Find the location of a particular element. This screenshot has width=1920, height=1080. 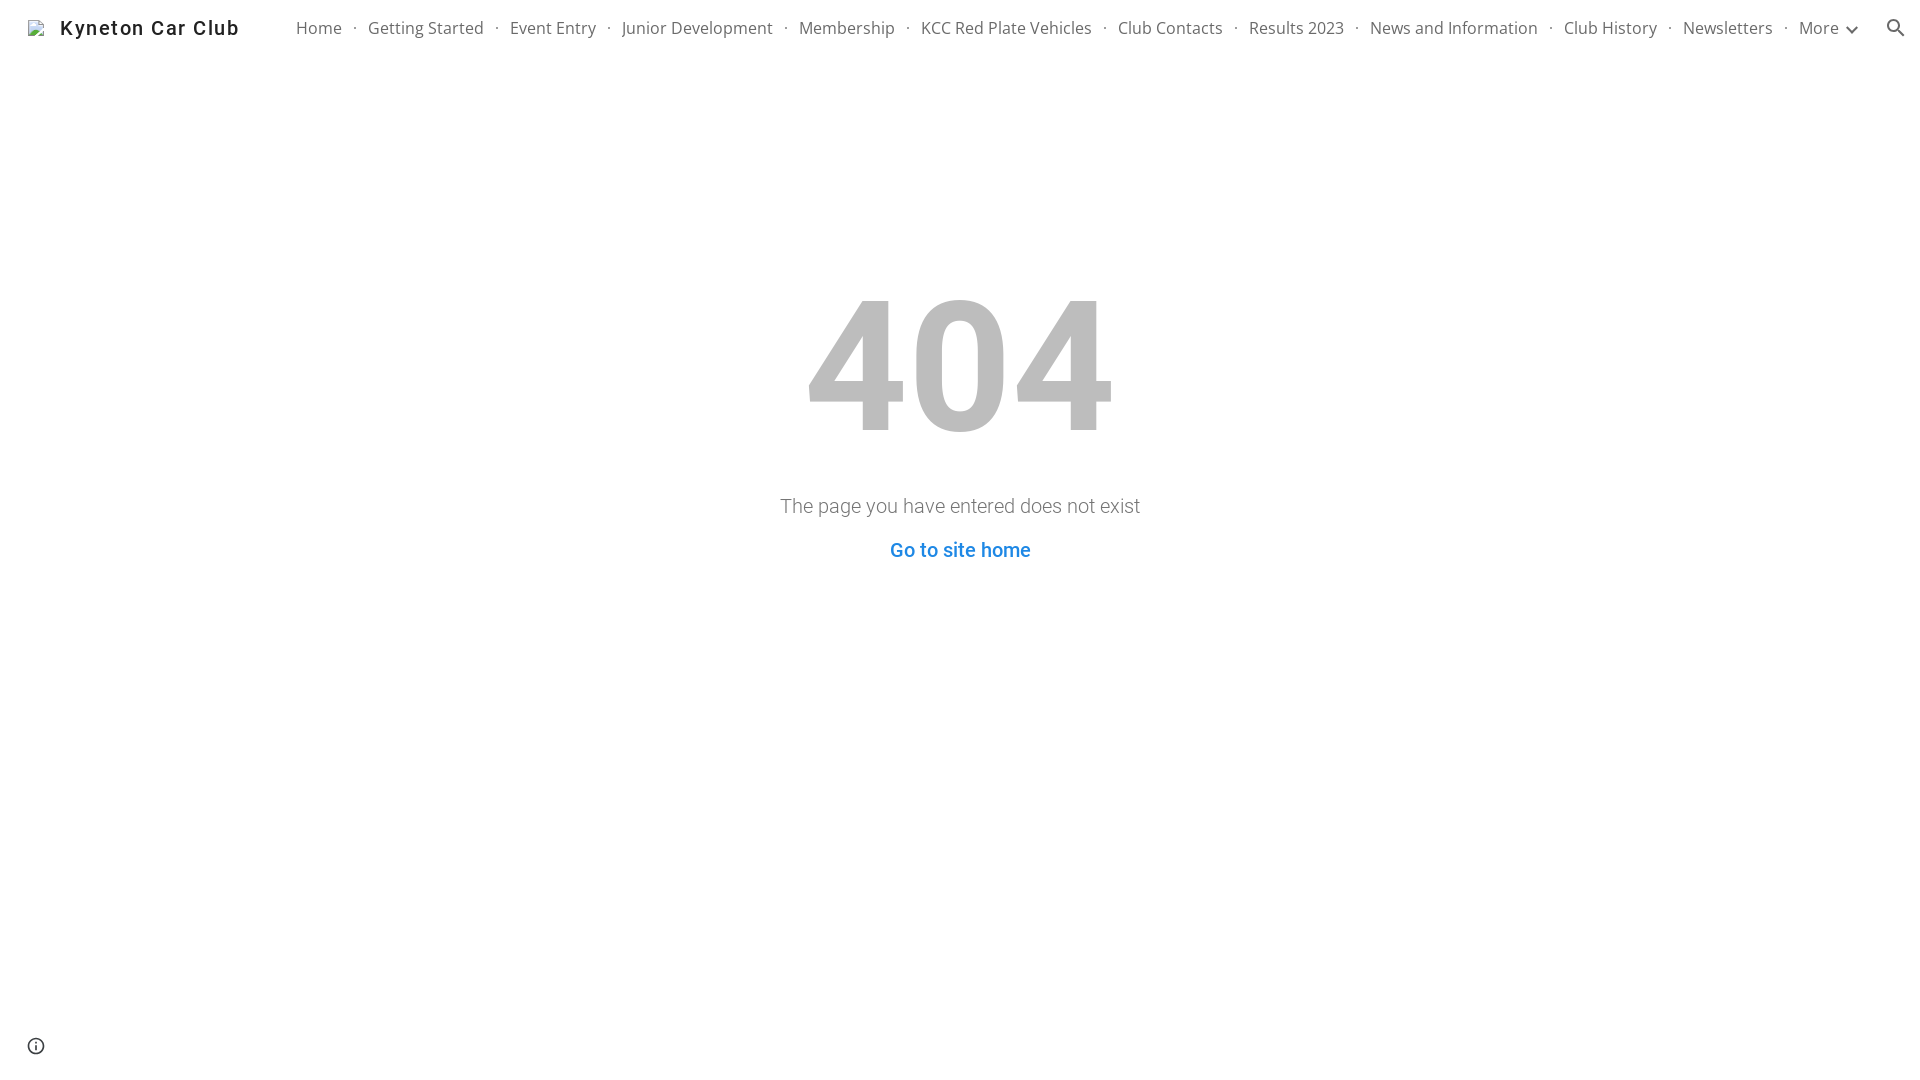

'More' is located at coordinates (1819, 27).